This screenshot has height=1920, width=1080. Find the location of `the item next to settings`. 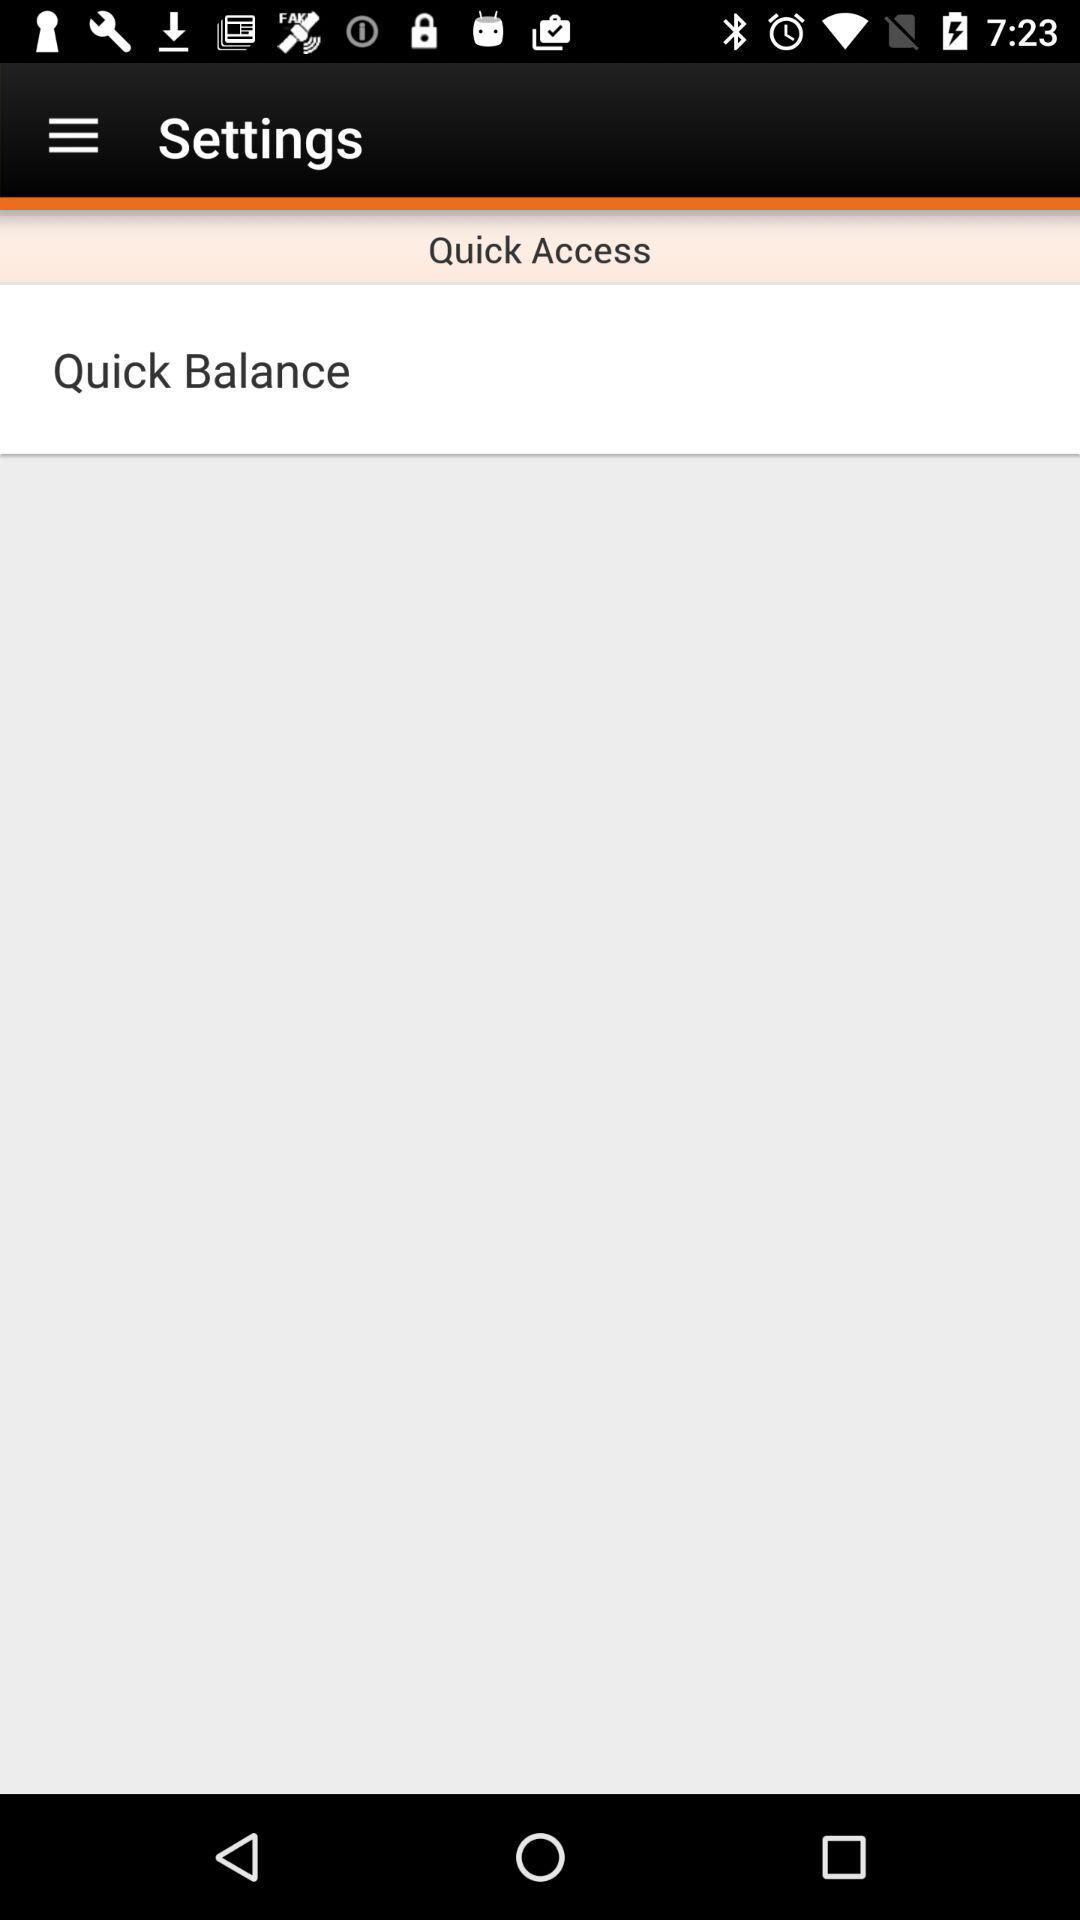

the item next to settings is located at coordinates (72, 135).